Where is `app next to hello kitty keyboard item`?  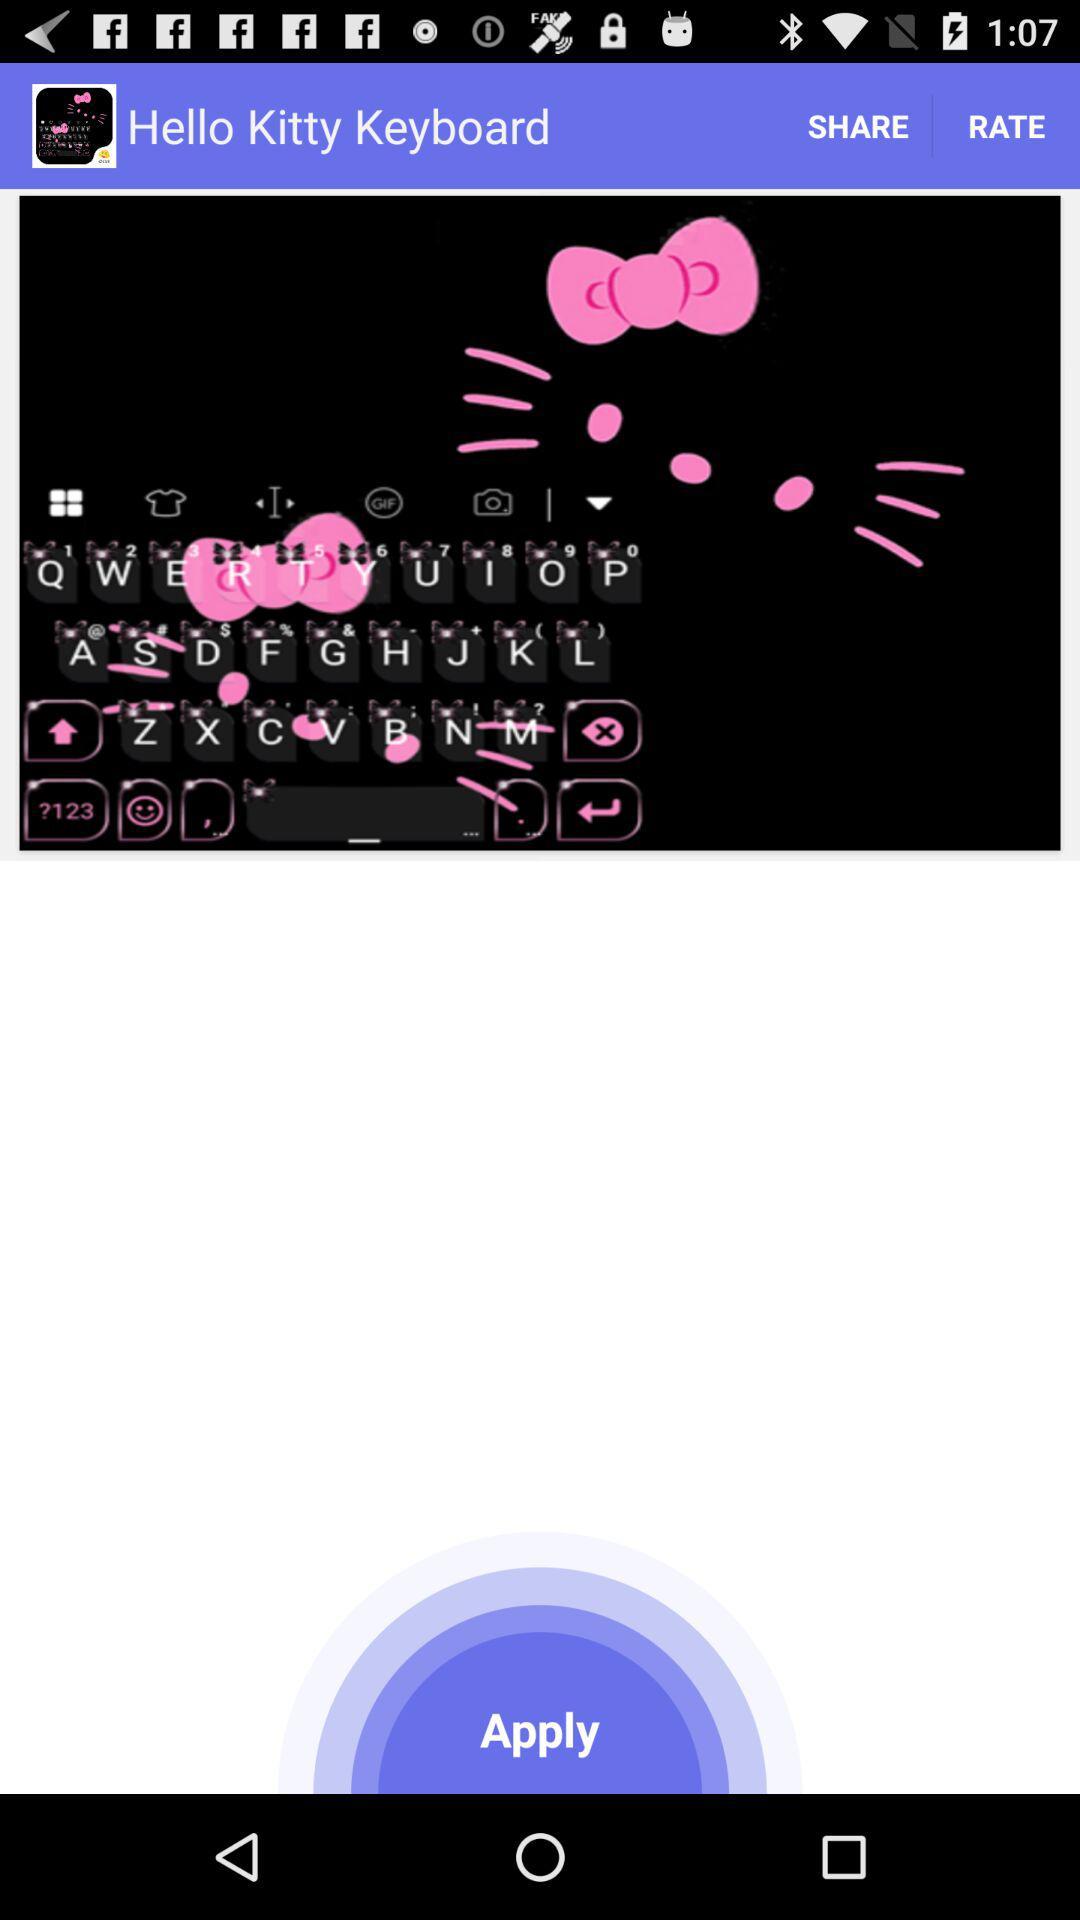 app next to hello kitty keyboard item is located at coordinates (856, 124).